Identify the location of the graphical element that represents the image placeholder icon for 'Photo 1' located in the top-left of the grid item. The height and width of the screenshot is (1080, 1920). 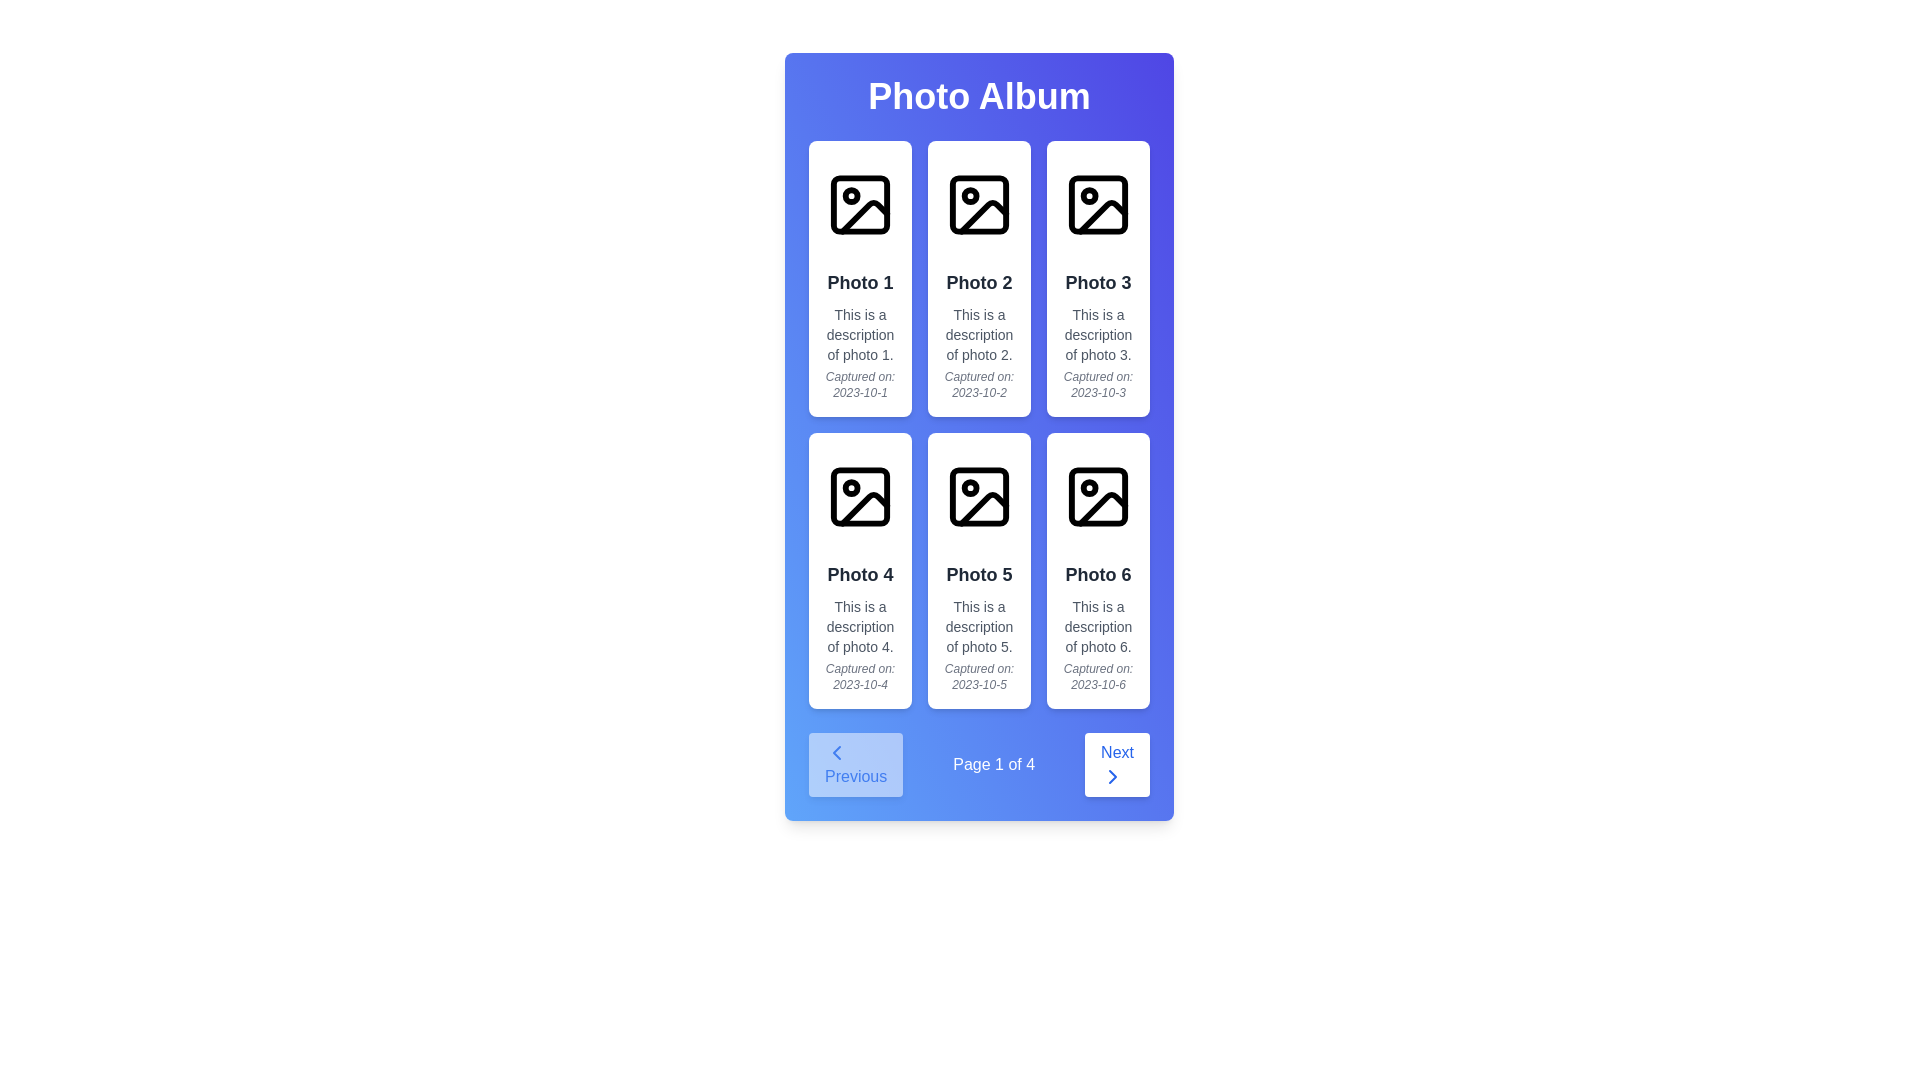
(860, 204).